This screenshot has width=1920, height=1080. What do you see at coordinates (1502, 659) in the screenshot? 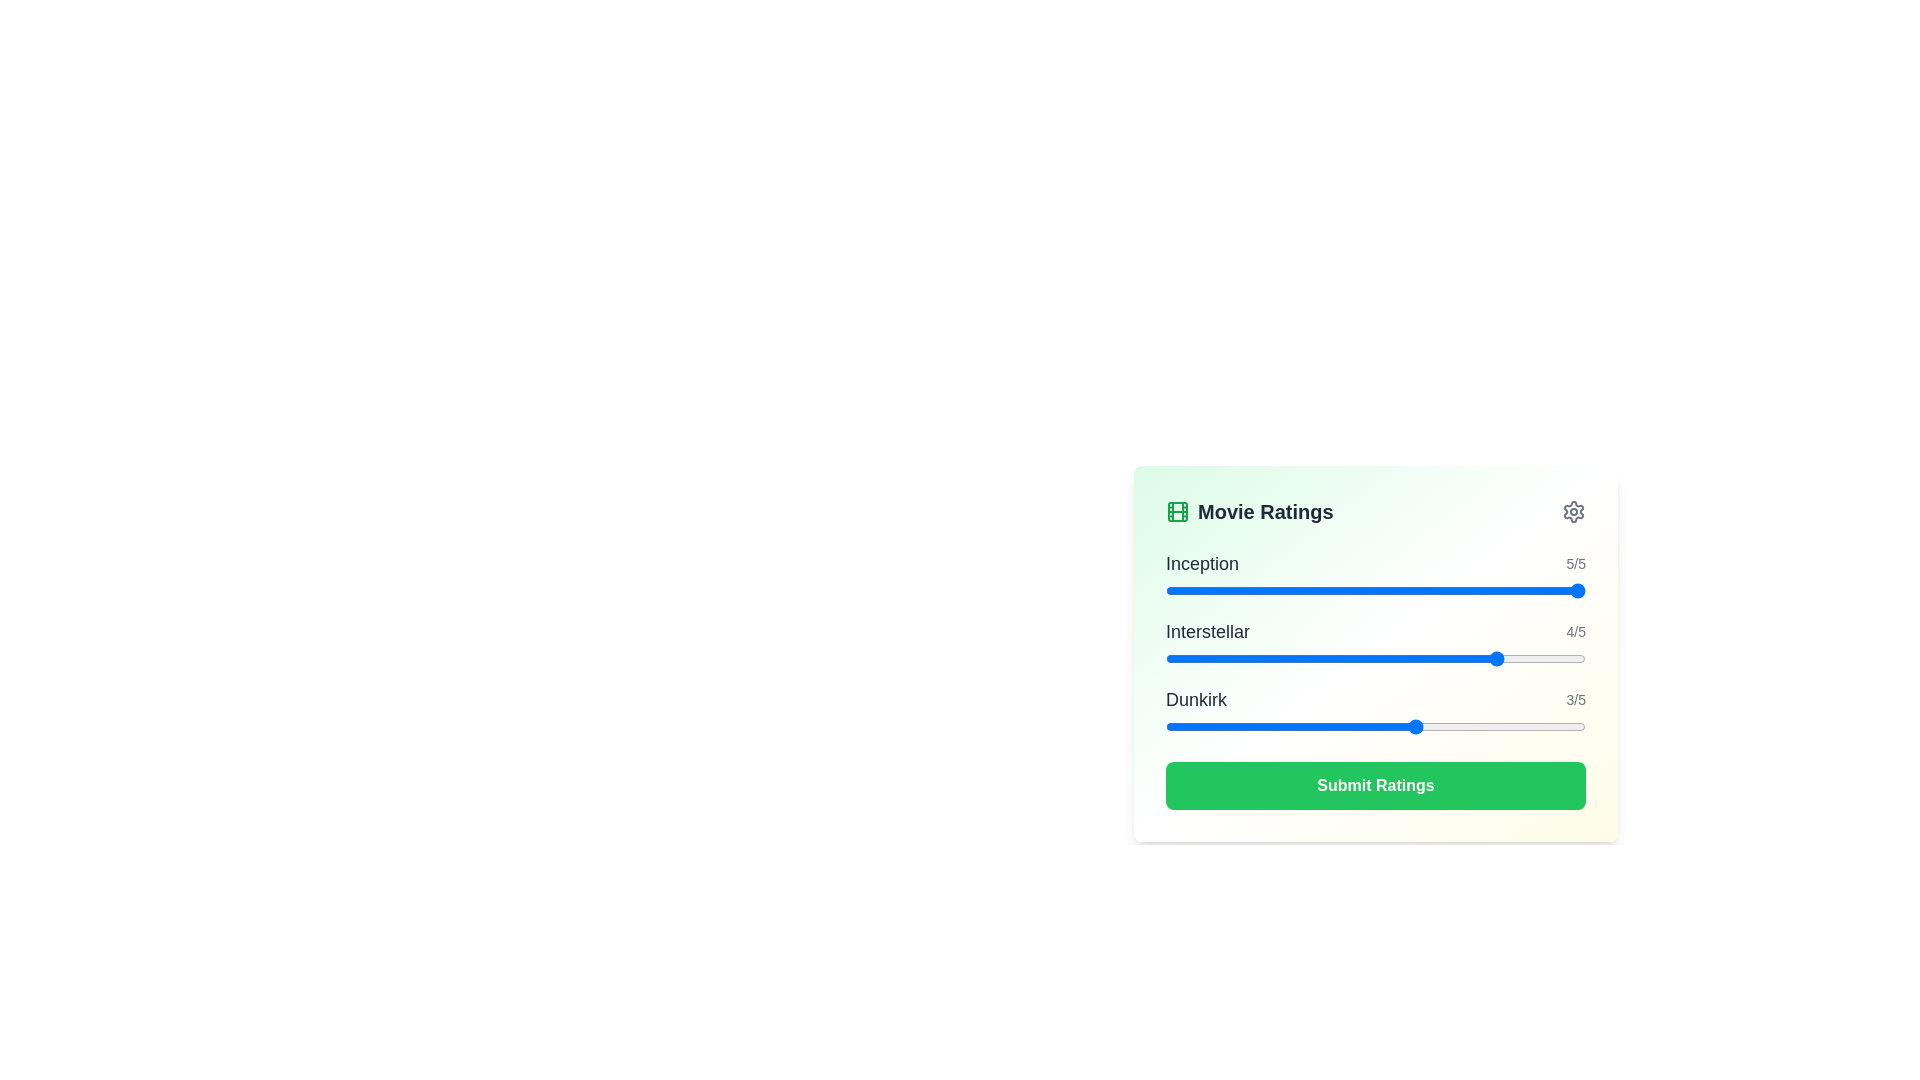
I see `the rating for 'Interstellar'` at bounding box center [1502, 659].